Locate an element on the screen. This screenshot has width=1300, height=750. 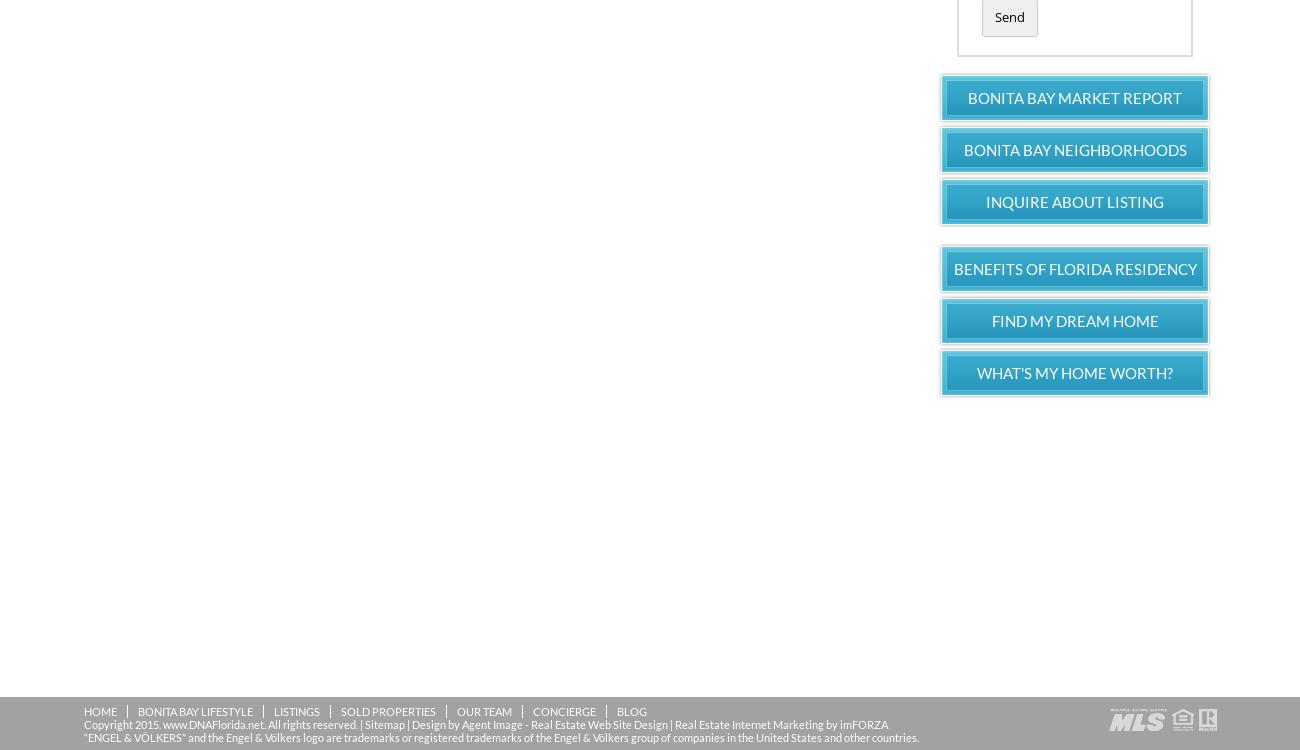
'| Design by Agent Image -' is located at coordinates (465, 722).